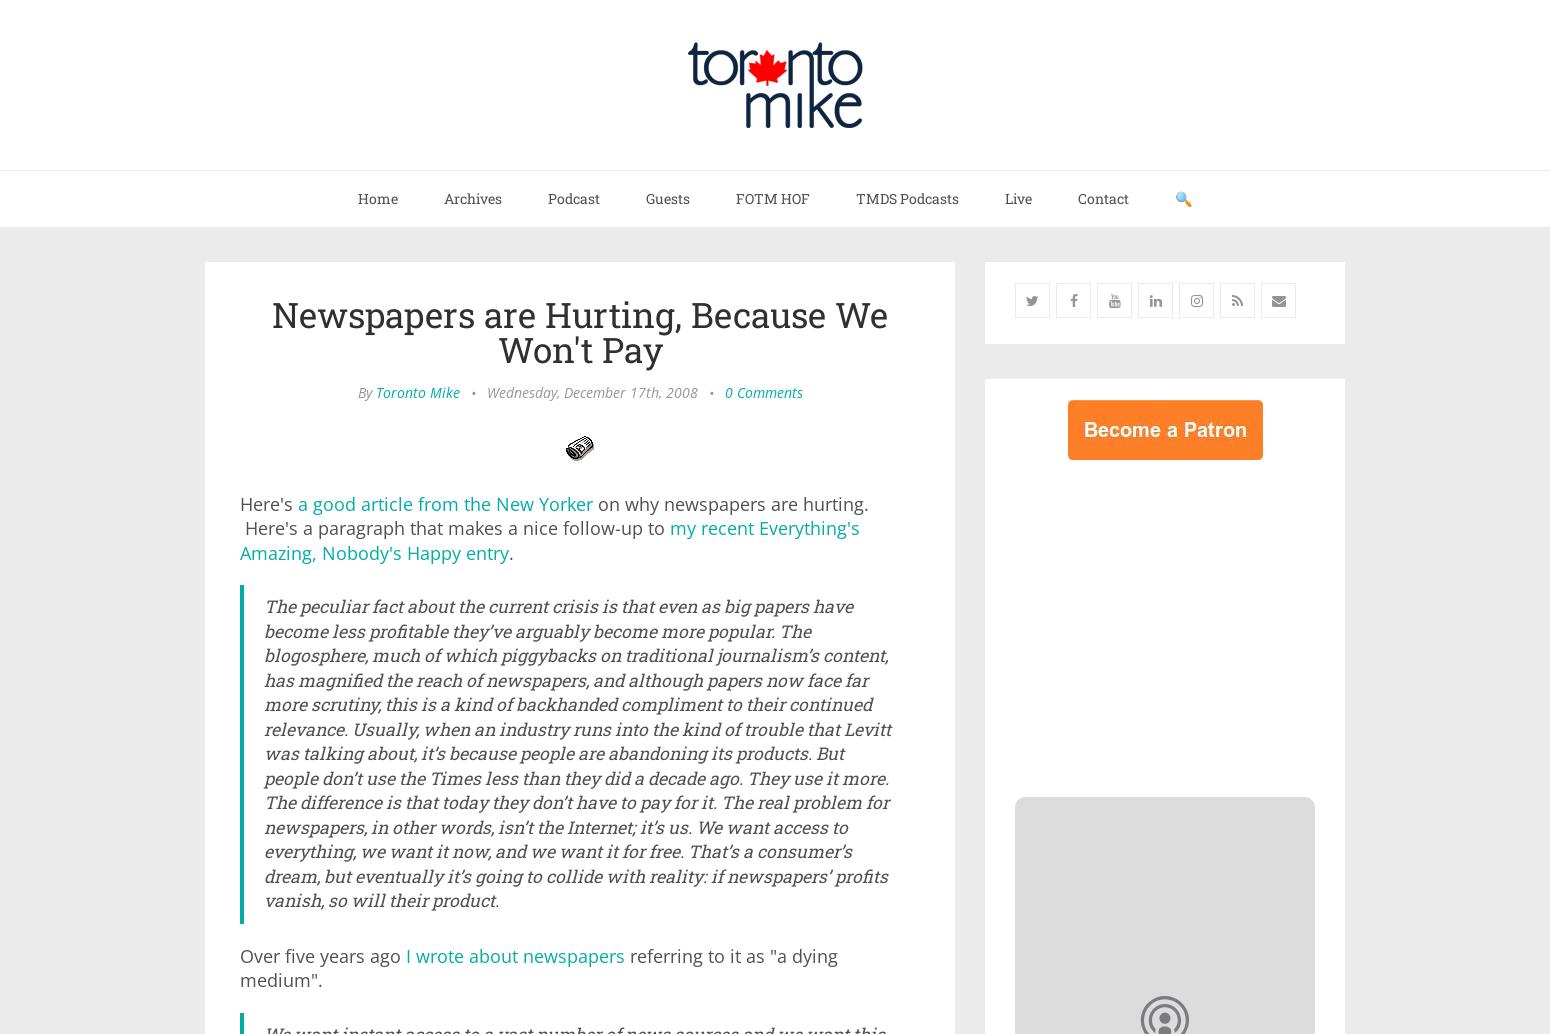 This screenshot has width=1550, height=1034. Describe the element at coordinates (549, 539) in the screenshot. I see `'my recent Everything's Amazing, Nobody's Happy entry'` at that location.